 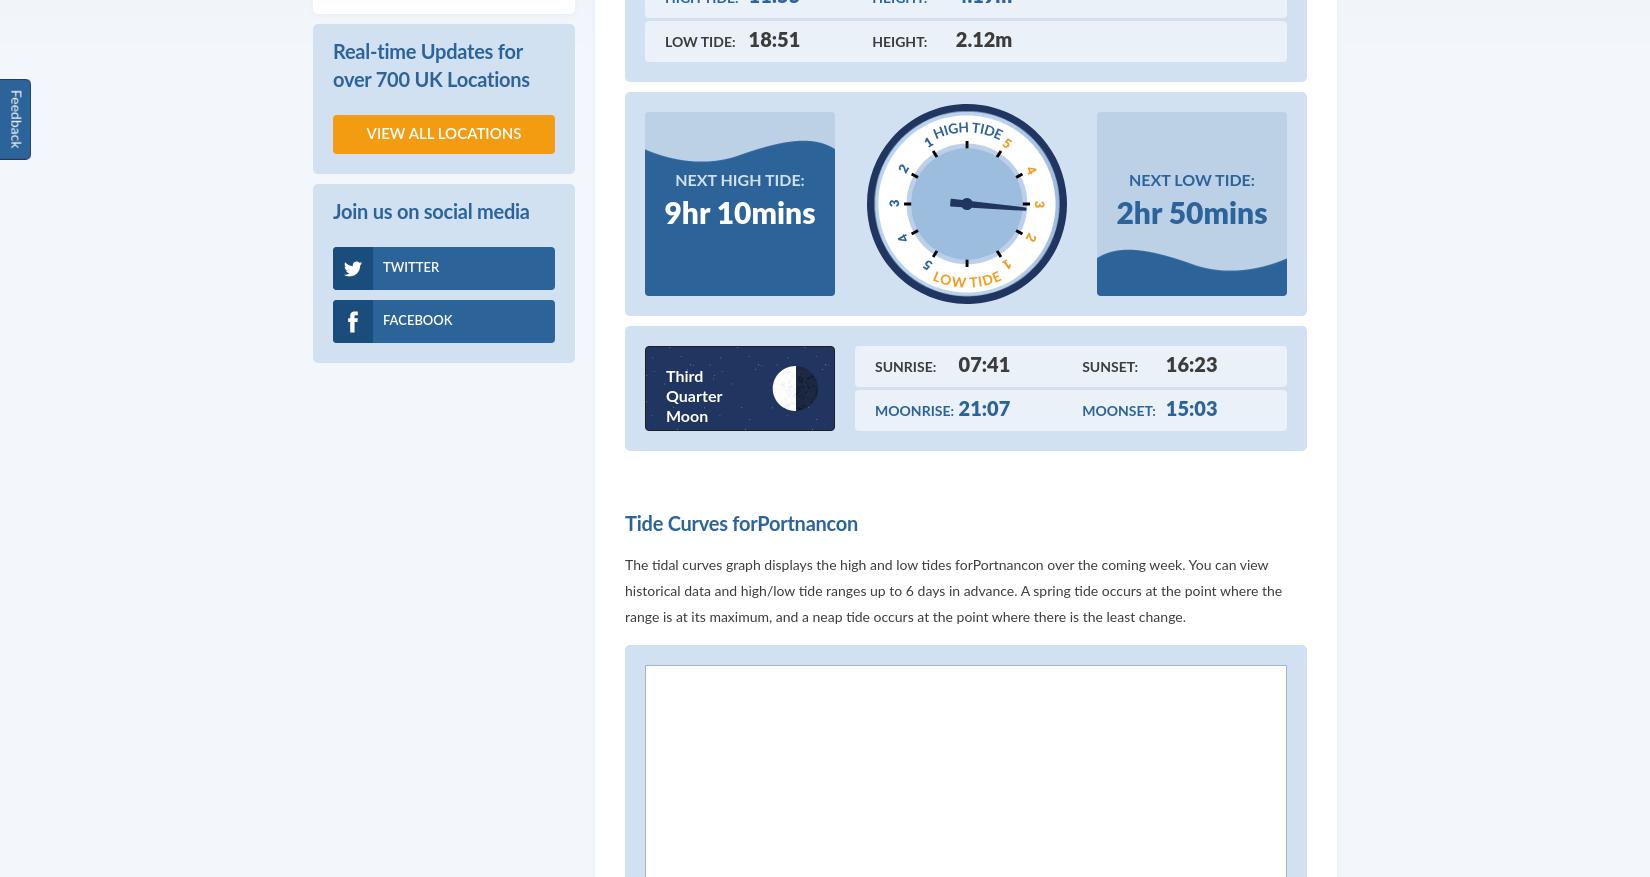 What do you see at coordinates (914, 409) in the screenshot?
I see `'Moonrise:'` at bounding box center [914, 409].